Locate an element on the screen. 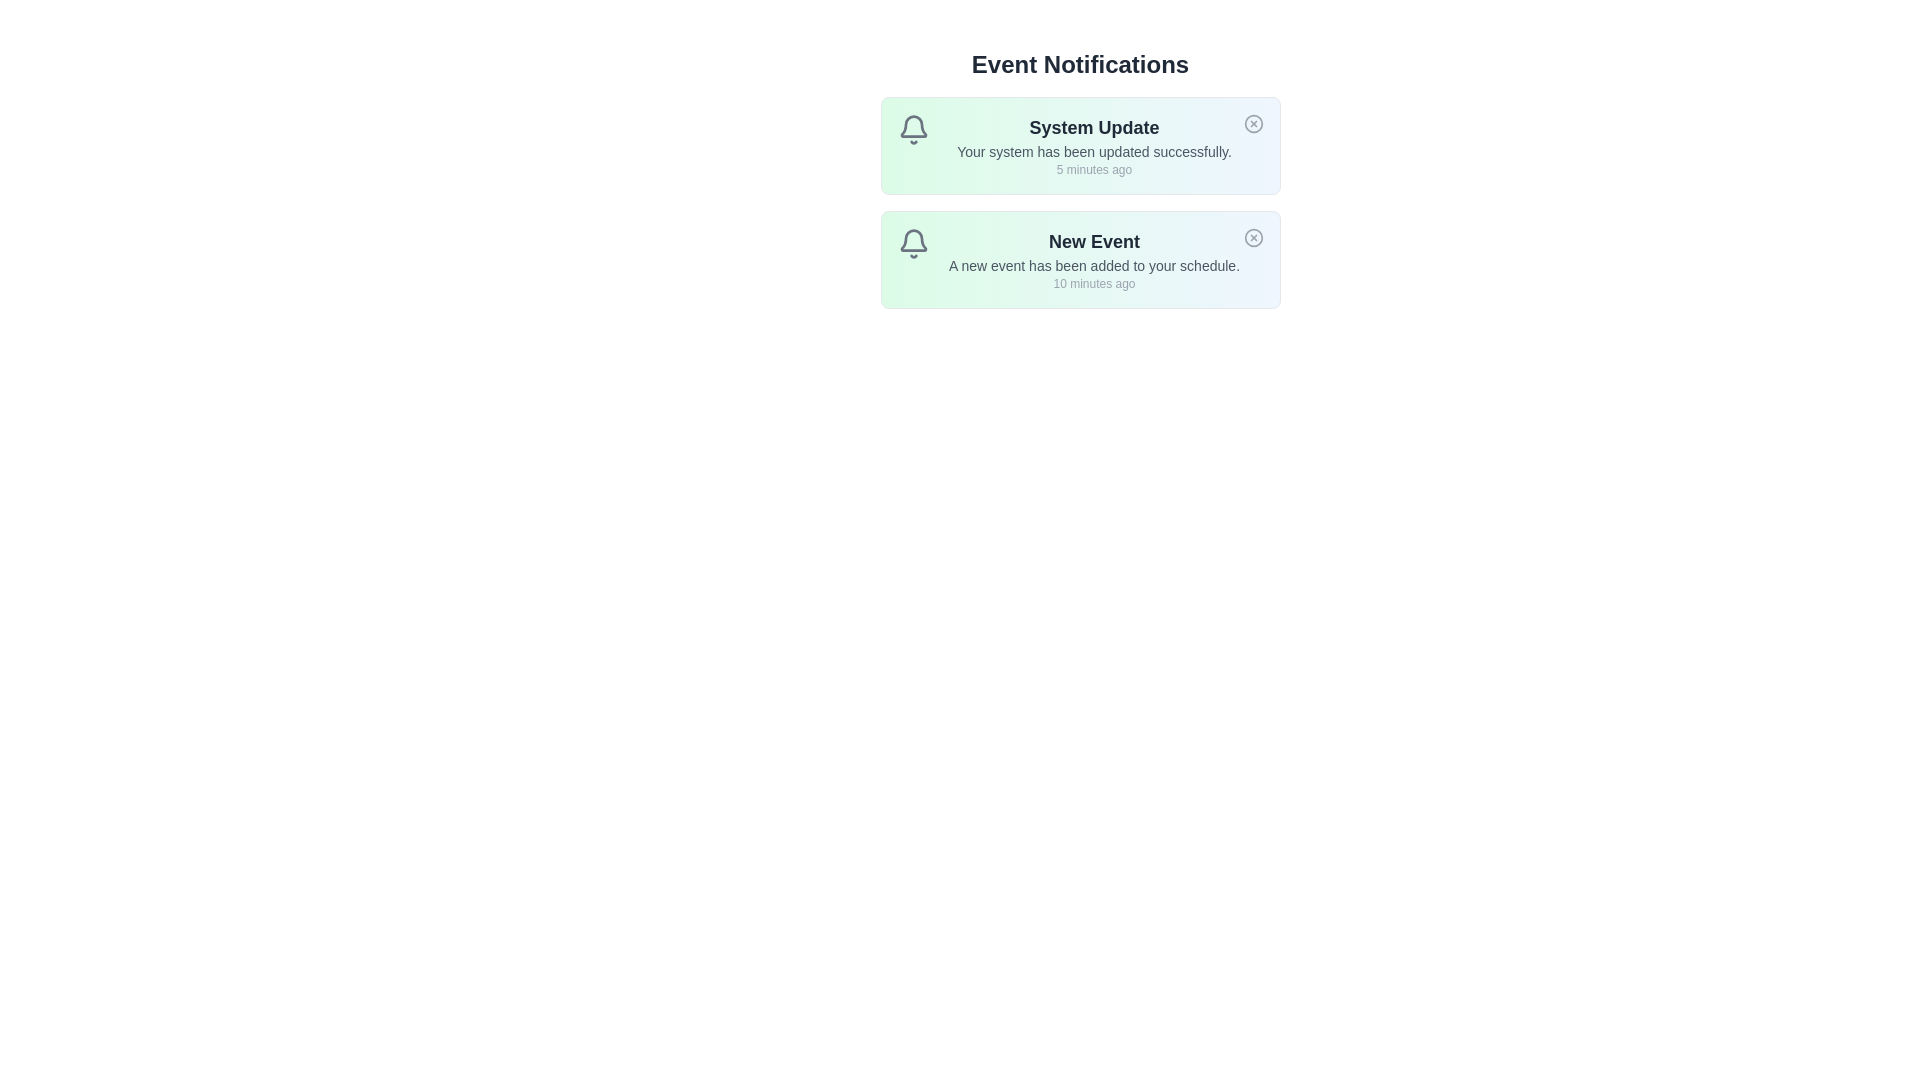 The image size is (1920, 1080). the bell icon to inspect its tooltip or effect is located at coordinates (912, 130).